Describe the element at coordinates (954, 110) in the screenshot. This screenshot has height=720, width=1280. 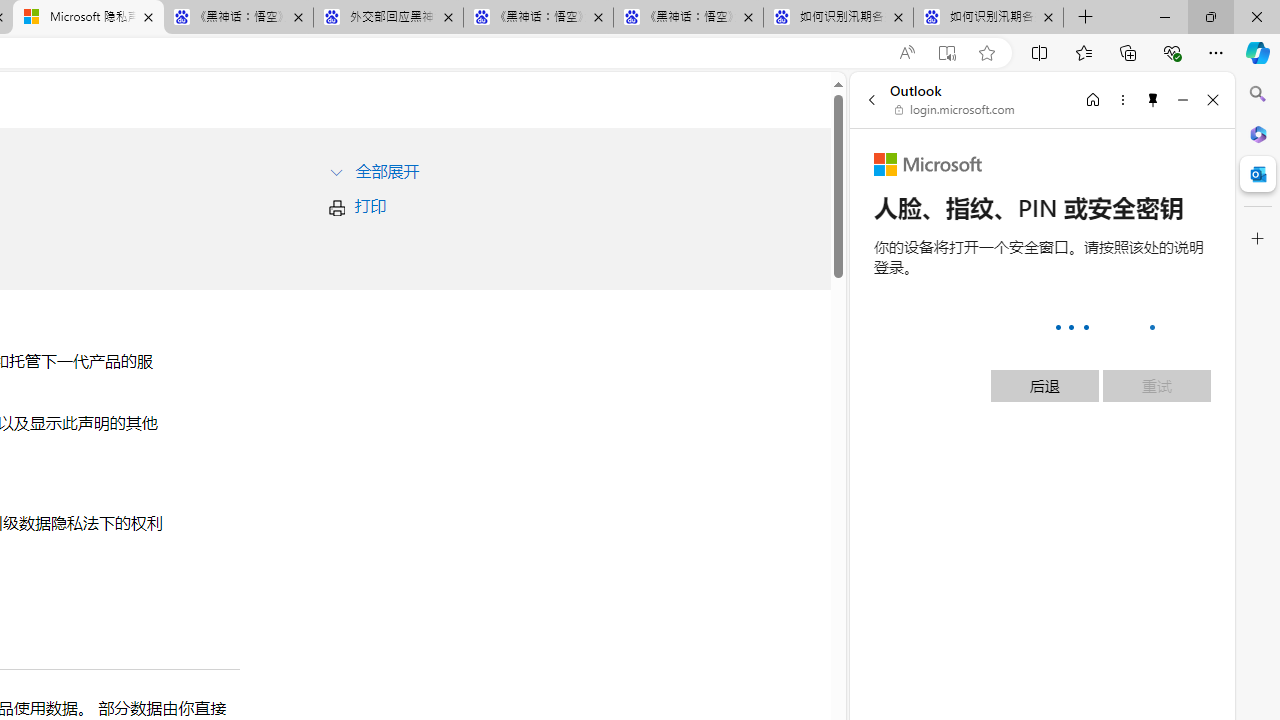
I see `'login.microsoft.com'` at that location.